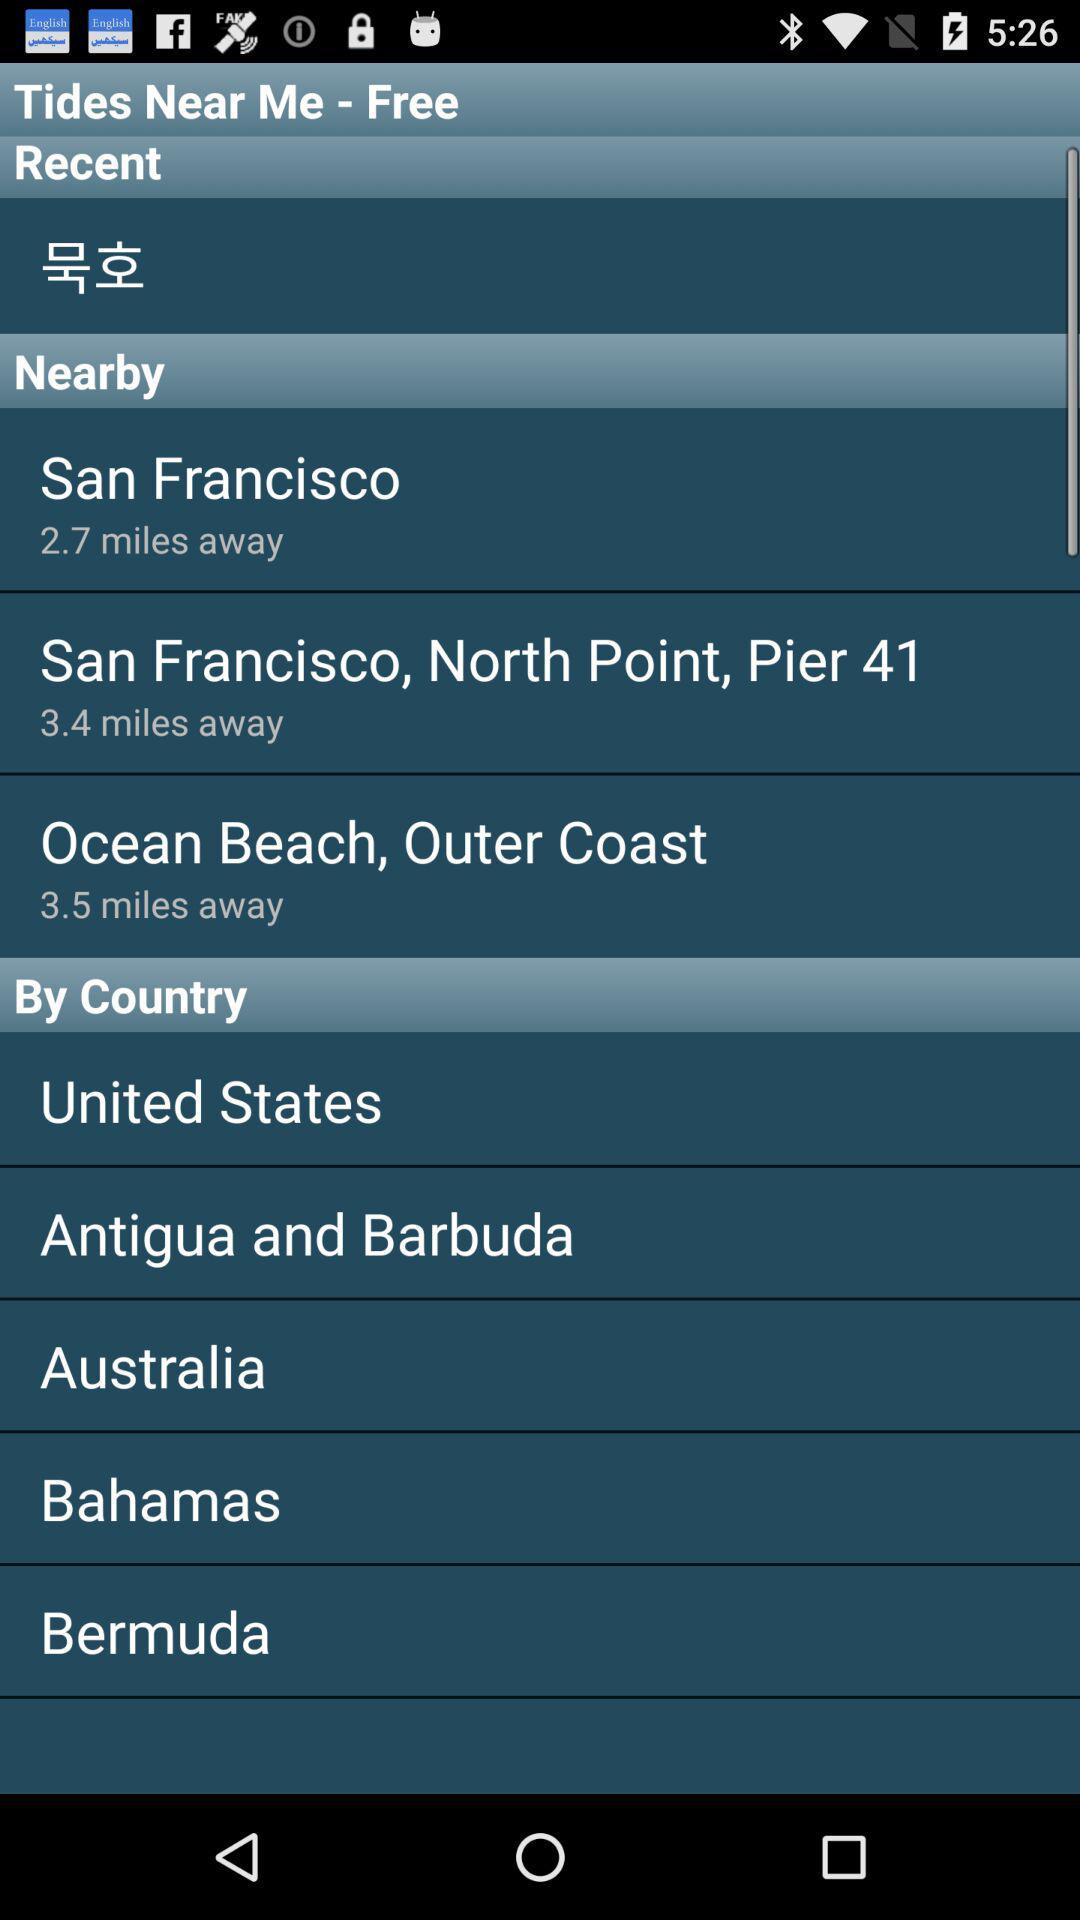  What do you see at coordinates (540, 370) in the screenshot?
I see `icon above the san francisco app` at bounding box center [540, 370].